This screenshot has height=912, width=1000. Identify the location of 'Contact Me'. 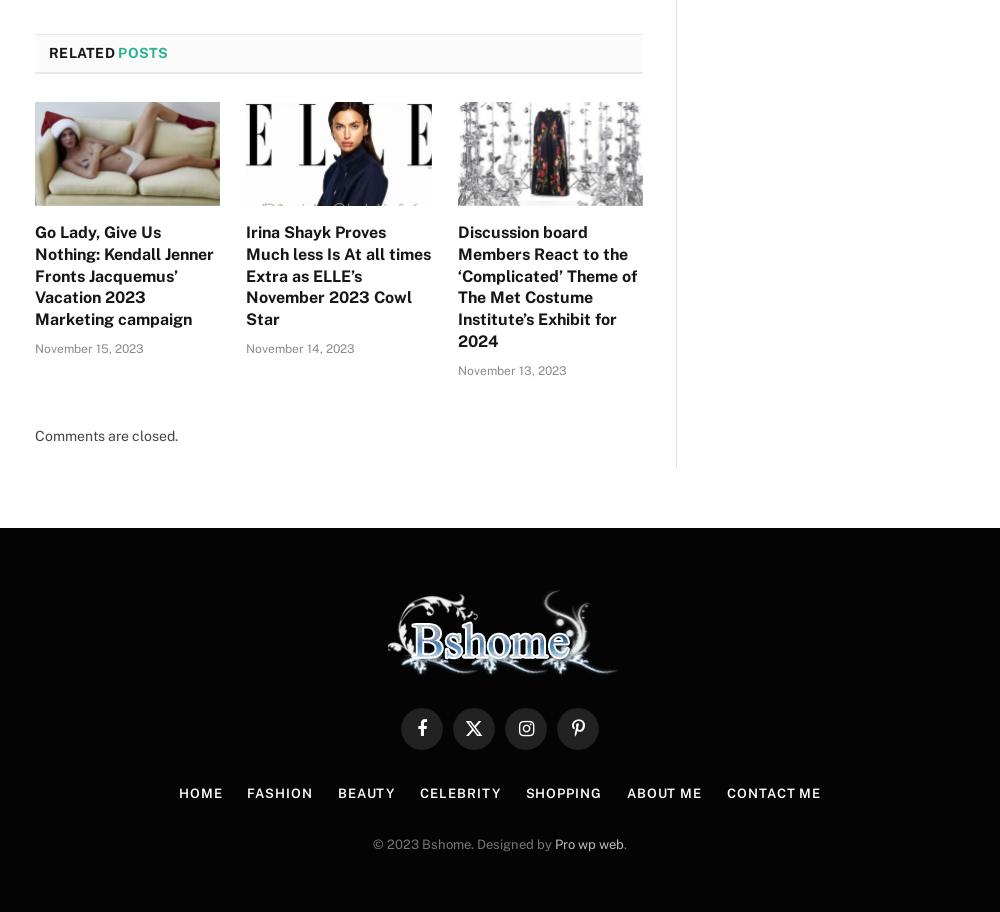
(774, 793).